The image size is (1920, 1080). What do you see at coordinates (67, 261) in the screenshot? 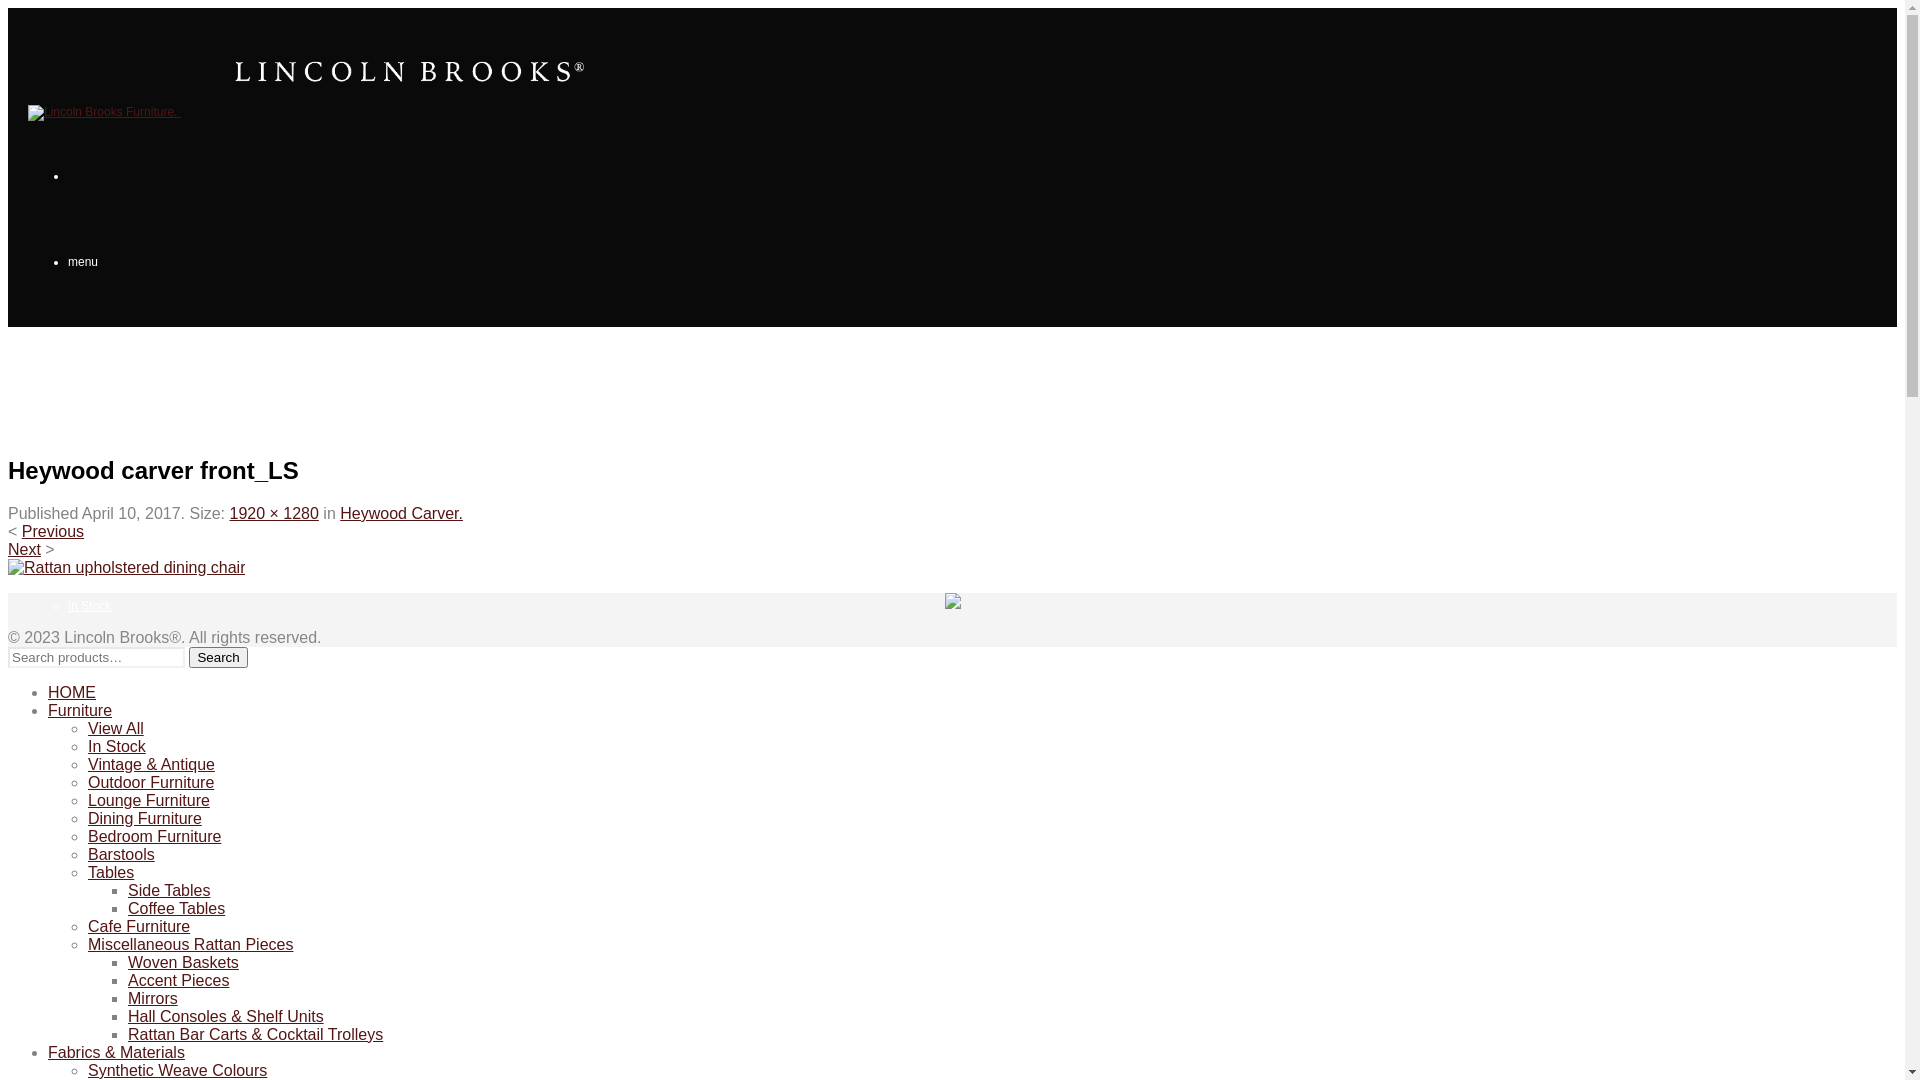
I see `'menu'` at bounding box center [67, 261].